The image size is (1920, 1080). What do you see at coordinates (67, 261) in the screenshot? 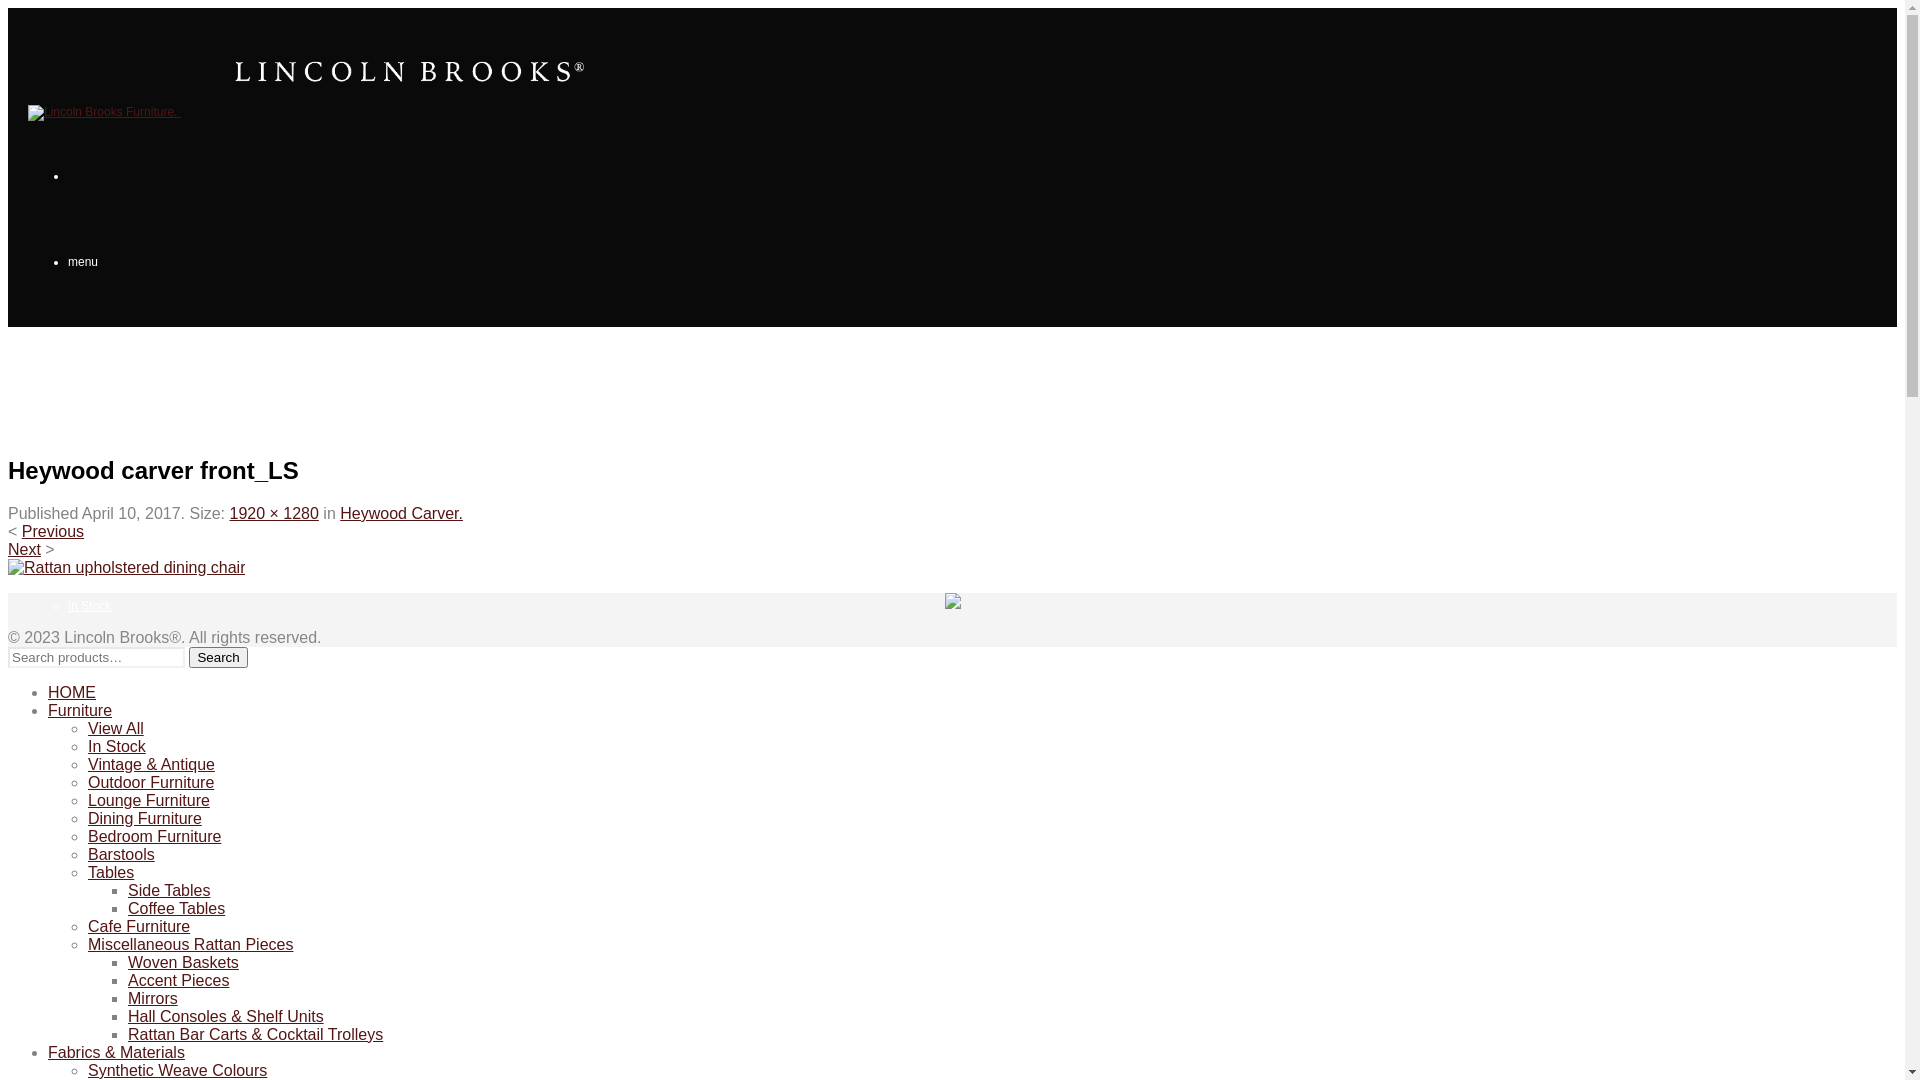
I see `'menu'` at bounding box center [67, 261].